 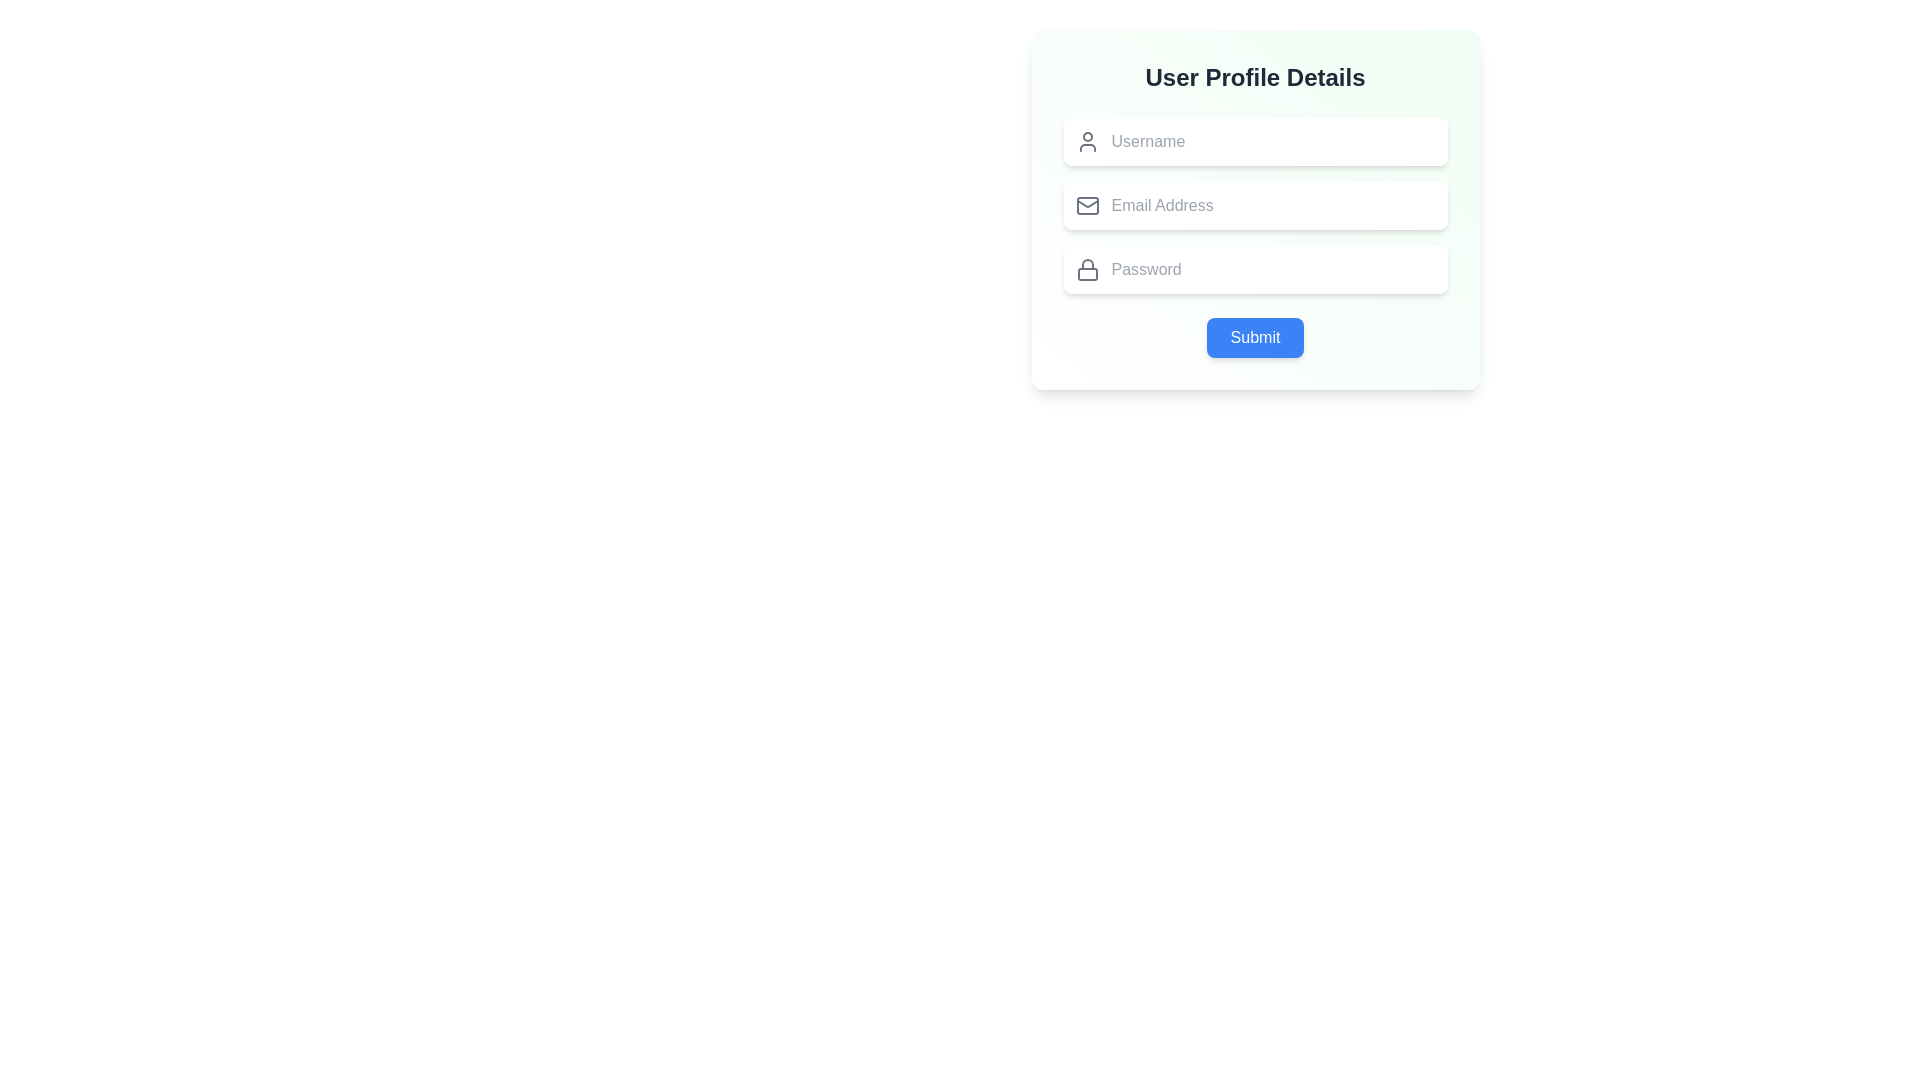 What do you see at coordinates (1086, 205) in the screenshot?
I see `the email input field icon, which is located to the left of the 'Email Address' text input field, providing a visual cue for users` at bounding box center [1086, 205].